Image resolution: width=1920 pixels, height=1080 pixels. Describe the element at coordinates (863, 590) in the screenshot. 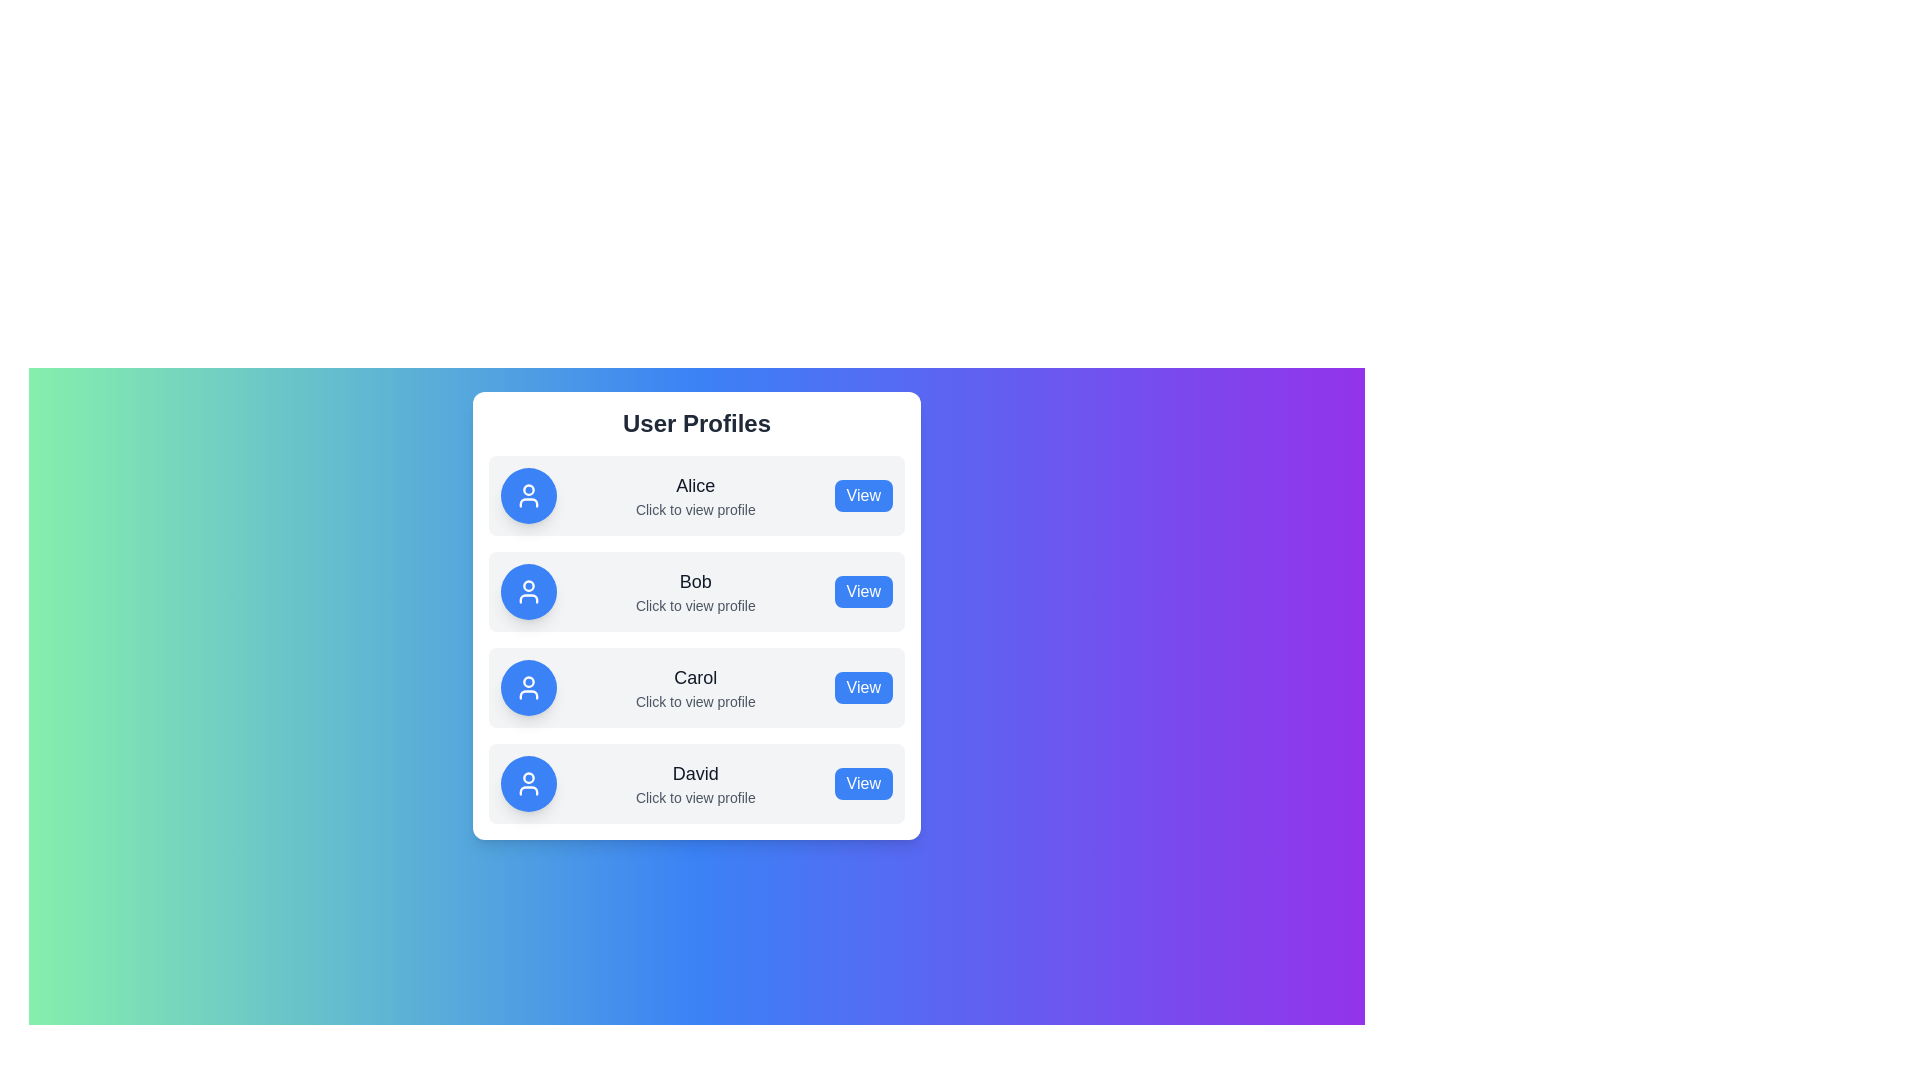

I see `the button located on the right side of the profile information row for 'Bob'` at that location.